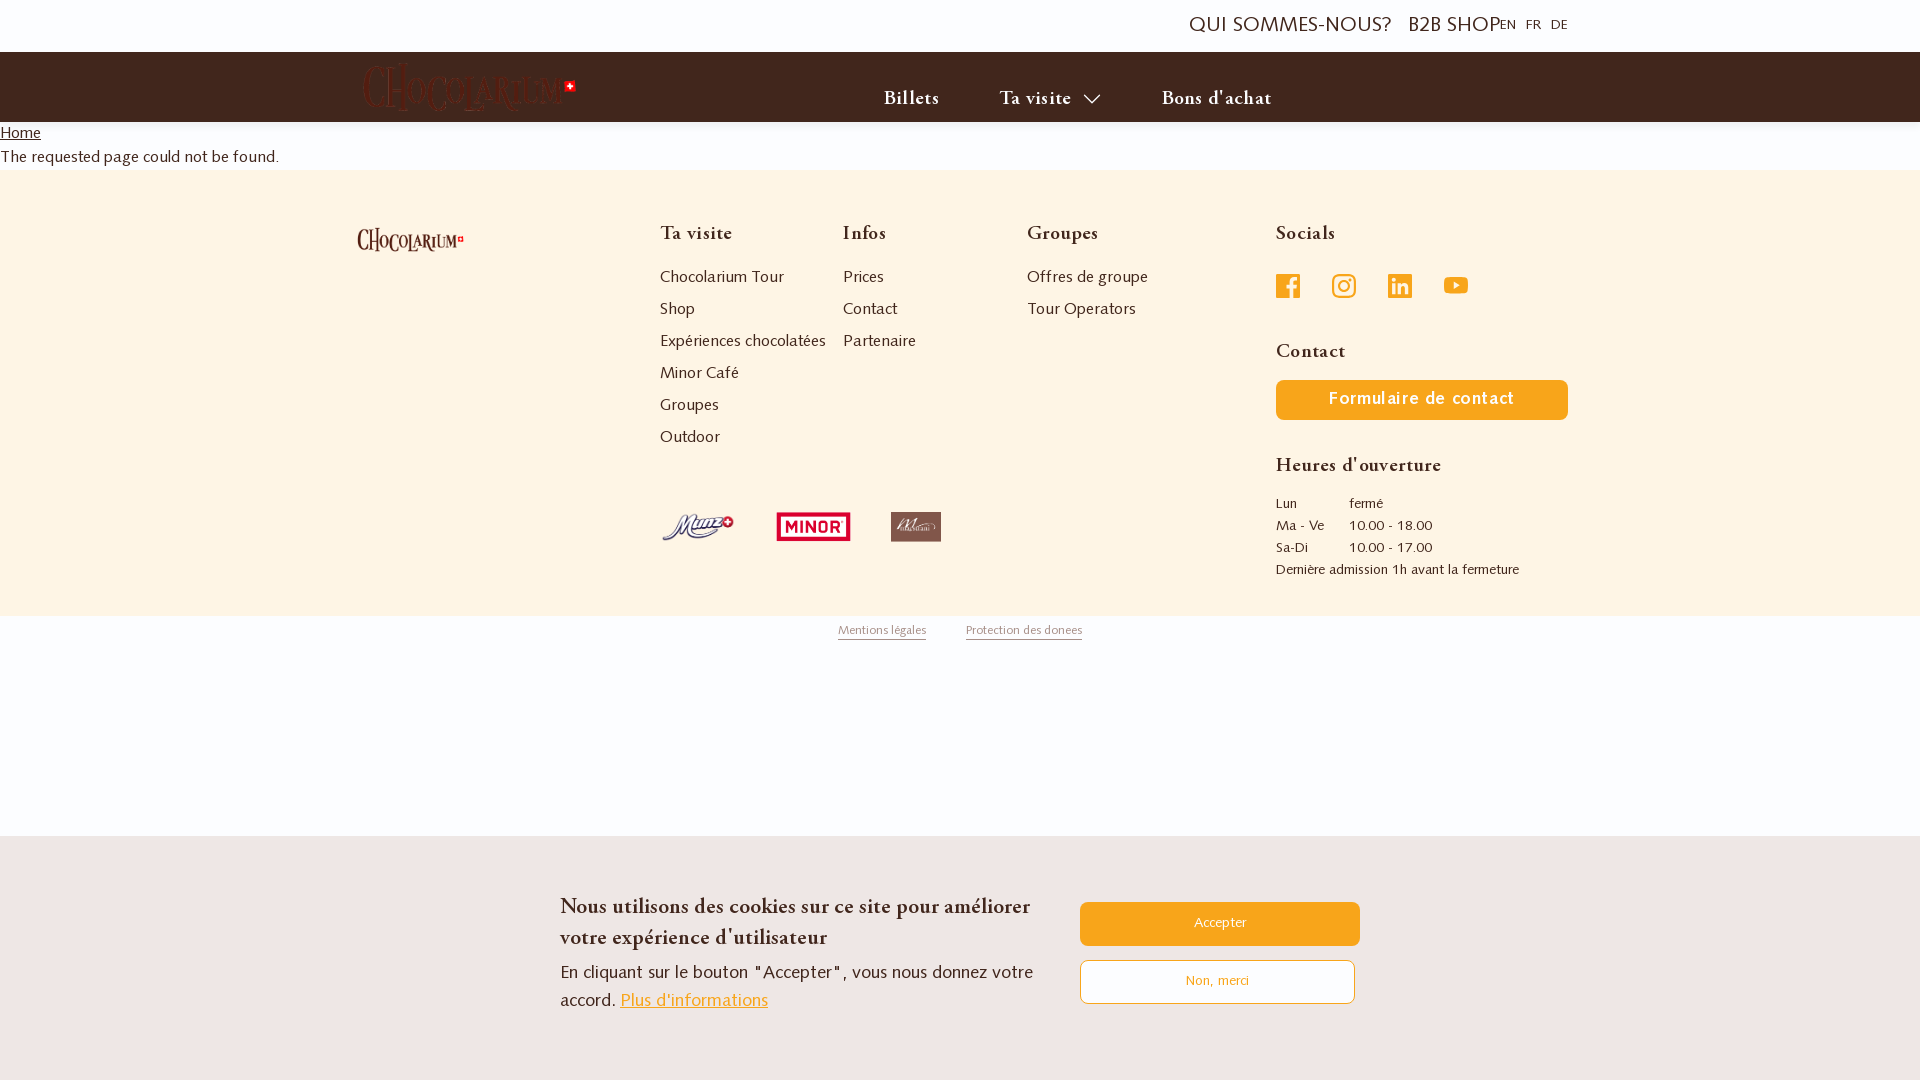 This screenshot has width=1920, height=1080. What do you see at coordinates (863, 277) in the screenshot?
I see `'Prices'` at bounding box center [863, 277].